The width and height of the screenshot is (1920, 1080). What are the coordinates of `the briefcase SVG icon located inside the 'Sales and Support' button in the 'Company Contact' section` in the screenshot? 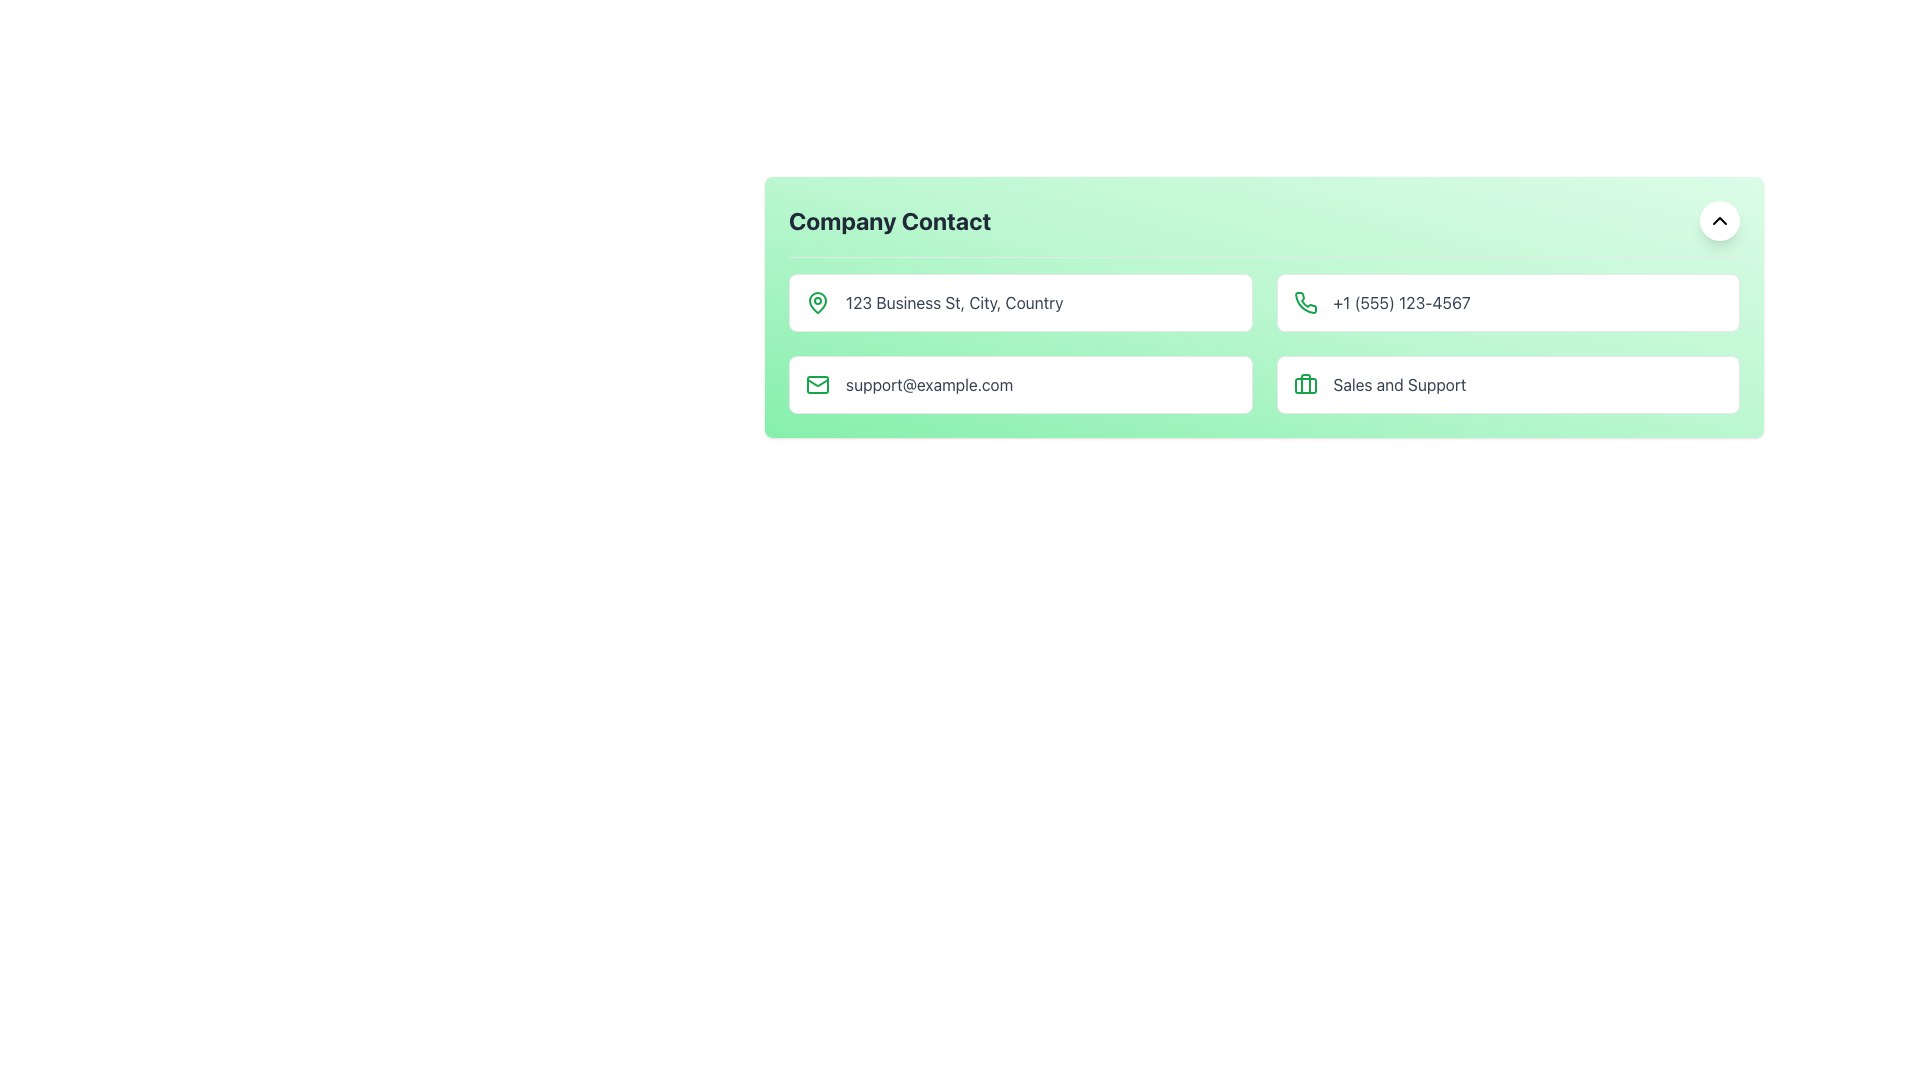 It's located at (1305, 385).